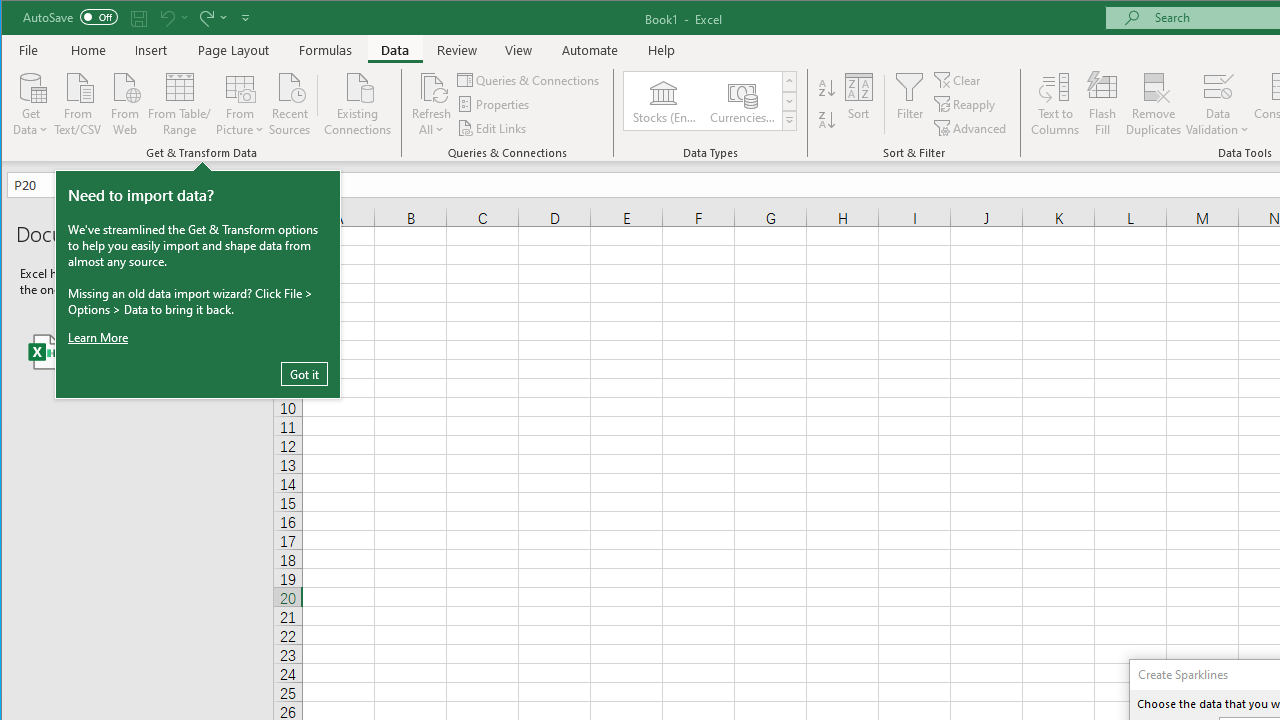 This screenshot has height=720, width=1280. Describe the element at coordinates (1216, 123) in the screenshot. I see `'More Options'` at that location.